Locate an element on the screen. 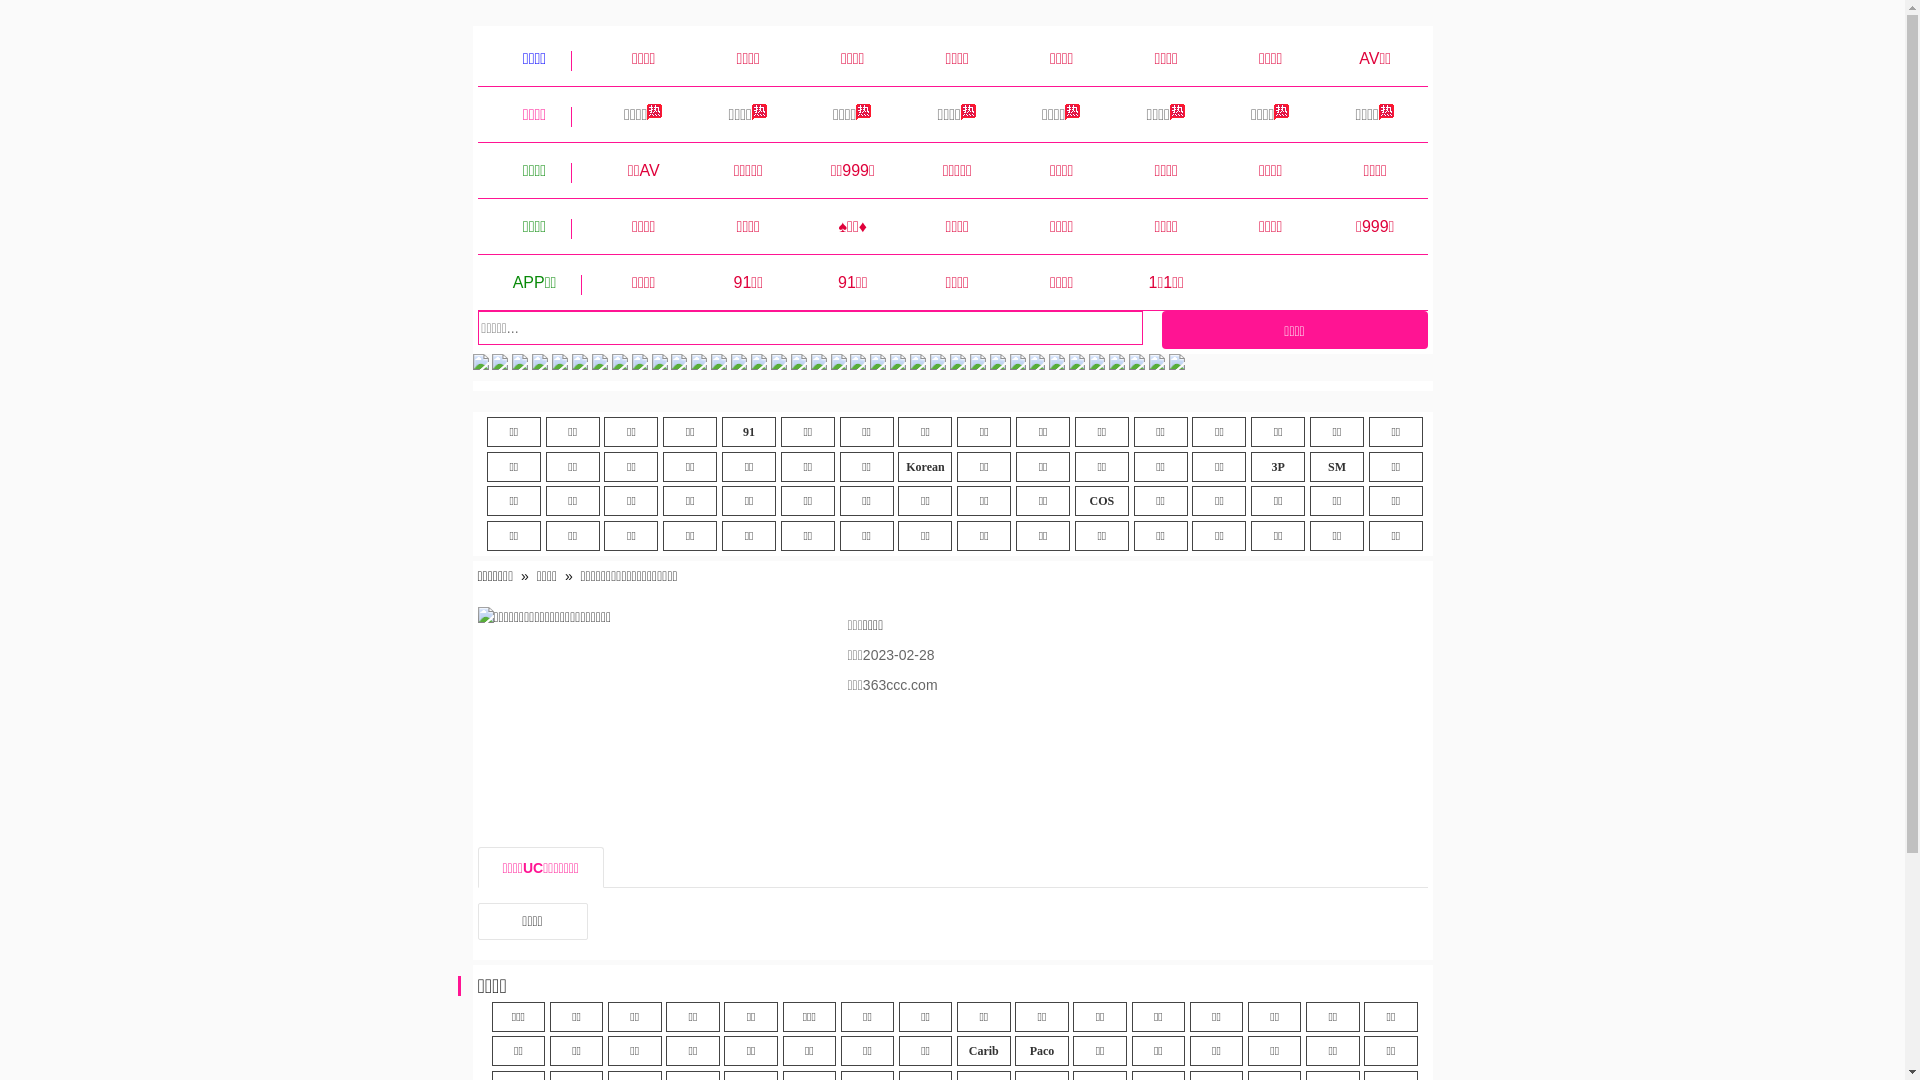  'Carib' is located at coordinates (983, 1049).